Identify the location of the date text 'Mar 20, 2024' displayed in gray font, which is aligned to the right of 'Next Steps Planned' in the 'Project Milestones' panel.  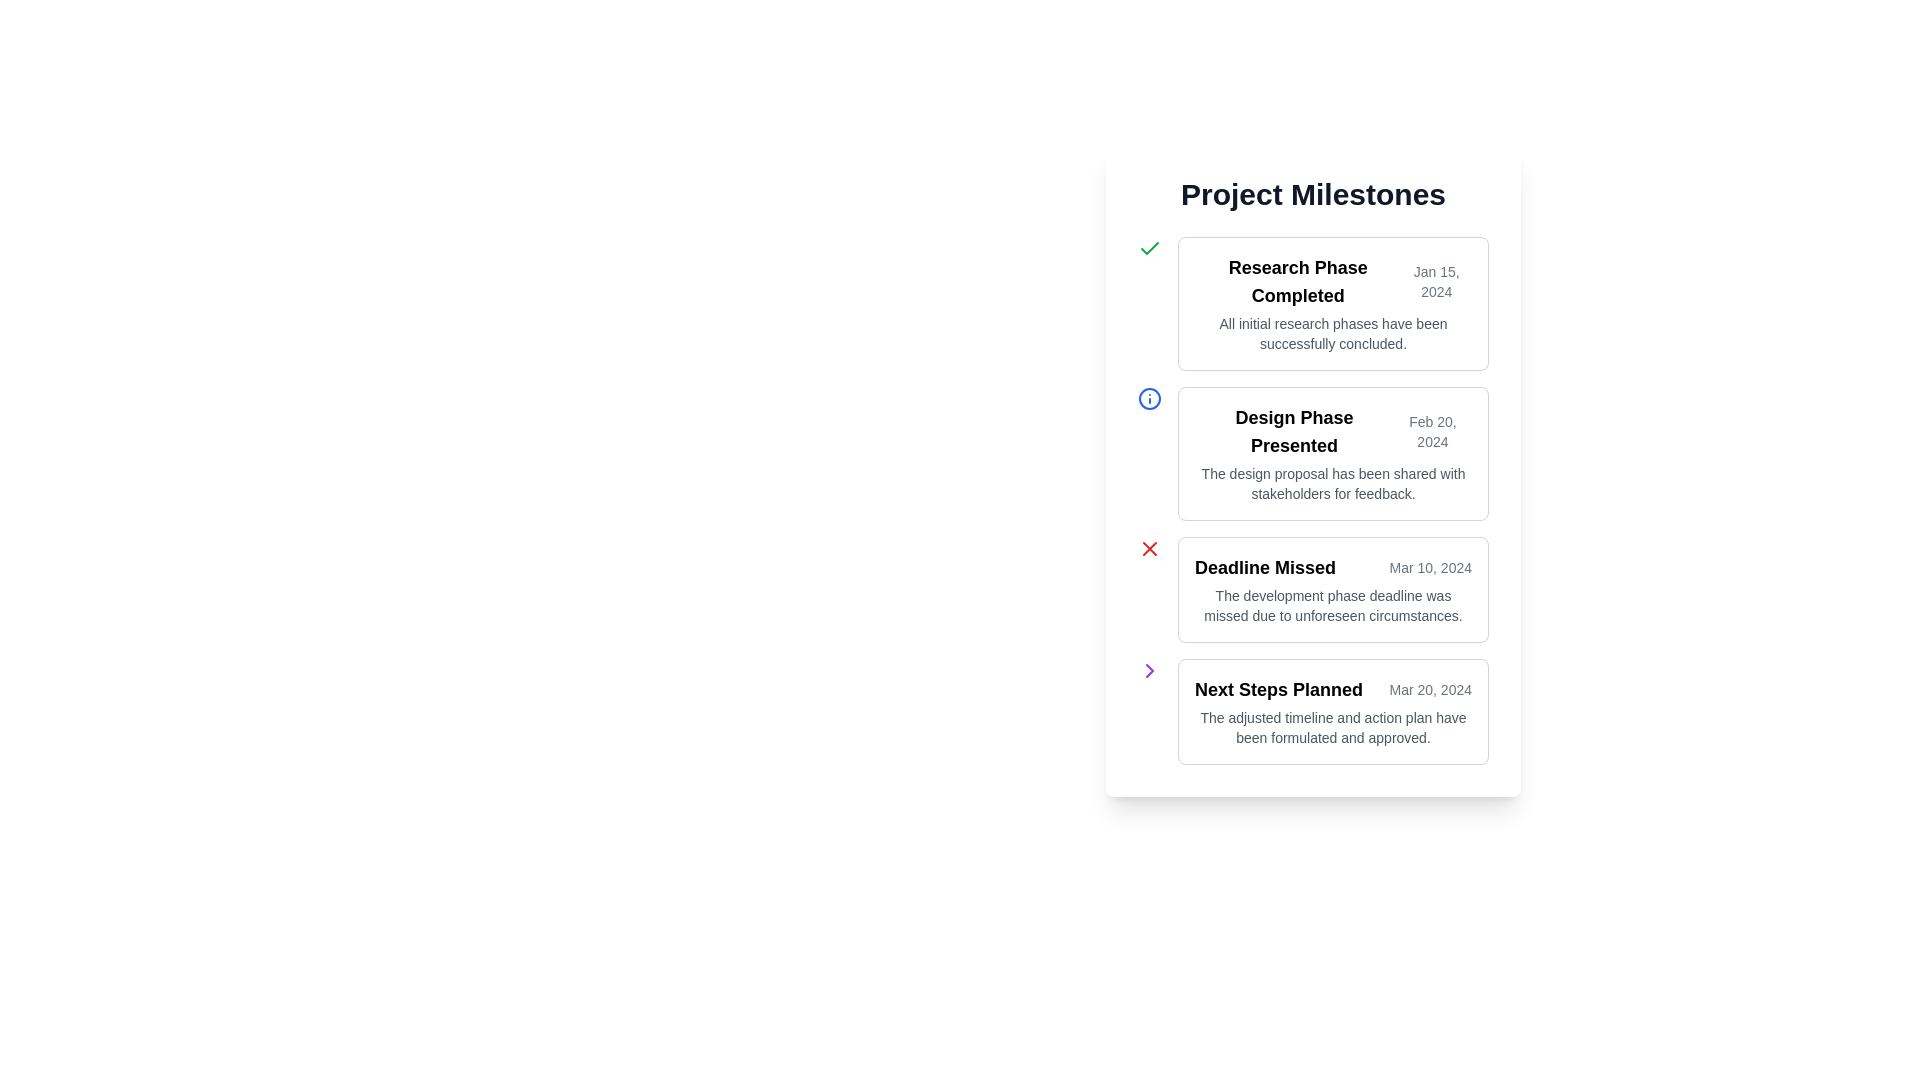
(1429, 689).